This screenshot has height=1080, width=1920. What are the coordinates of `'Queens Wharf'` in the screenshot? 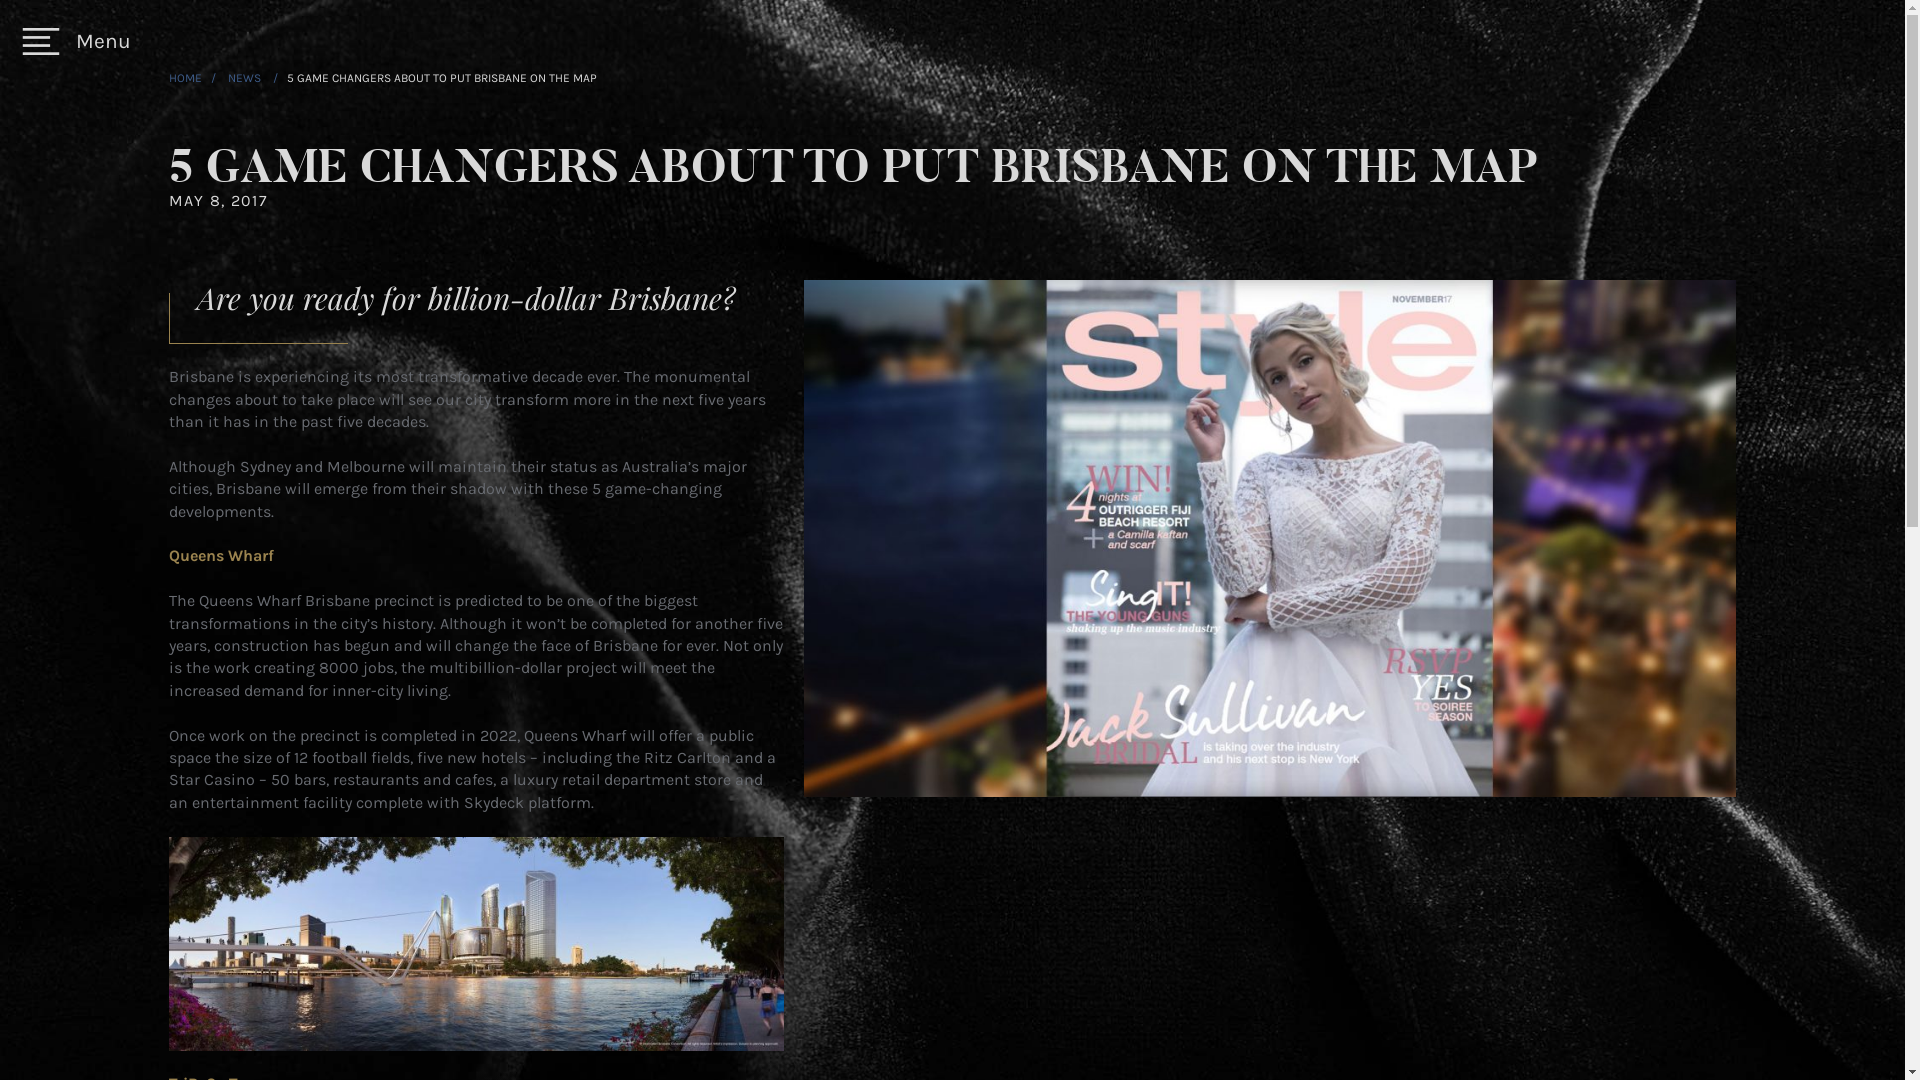 It's located at (221, 555).